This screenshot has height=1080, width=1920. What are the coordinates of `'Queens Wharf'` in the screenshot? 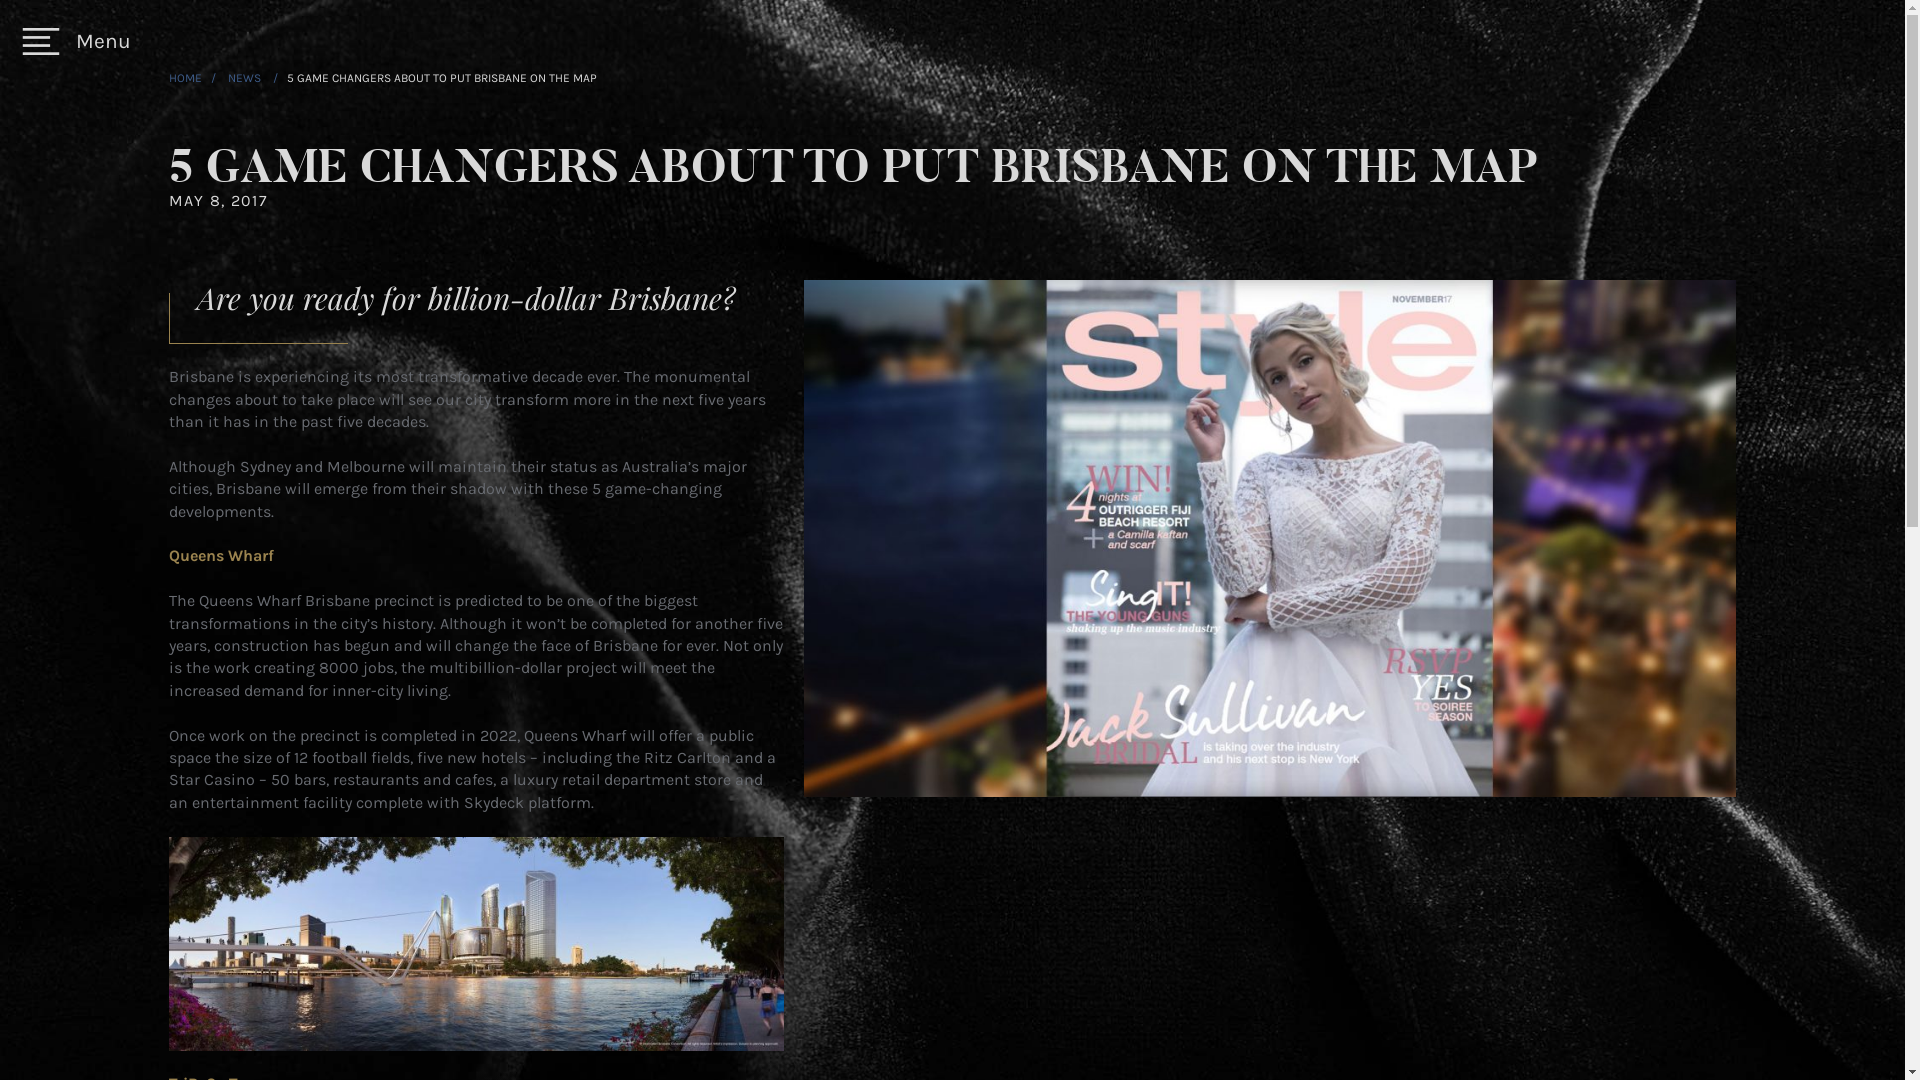 It's located at (221, 555).